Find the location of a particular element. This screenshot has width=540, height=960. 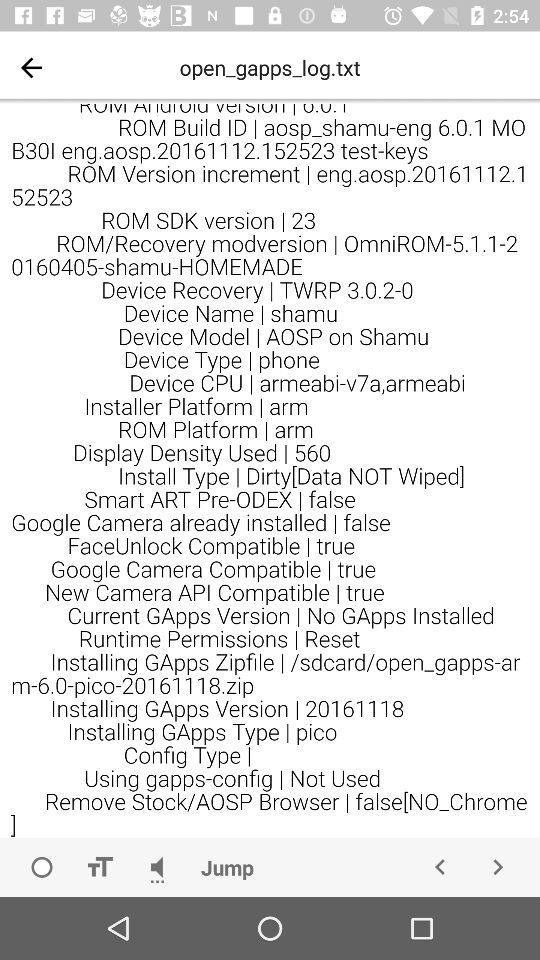

the arrow_backward icon is located at coordinates (440, 866).